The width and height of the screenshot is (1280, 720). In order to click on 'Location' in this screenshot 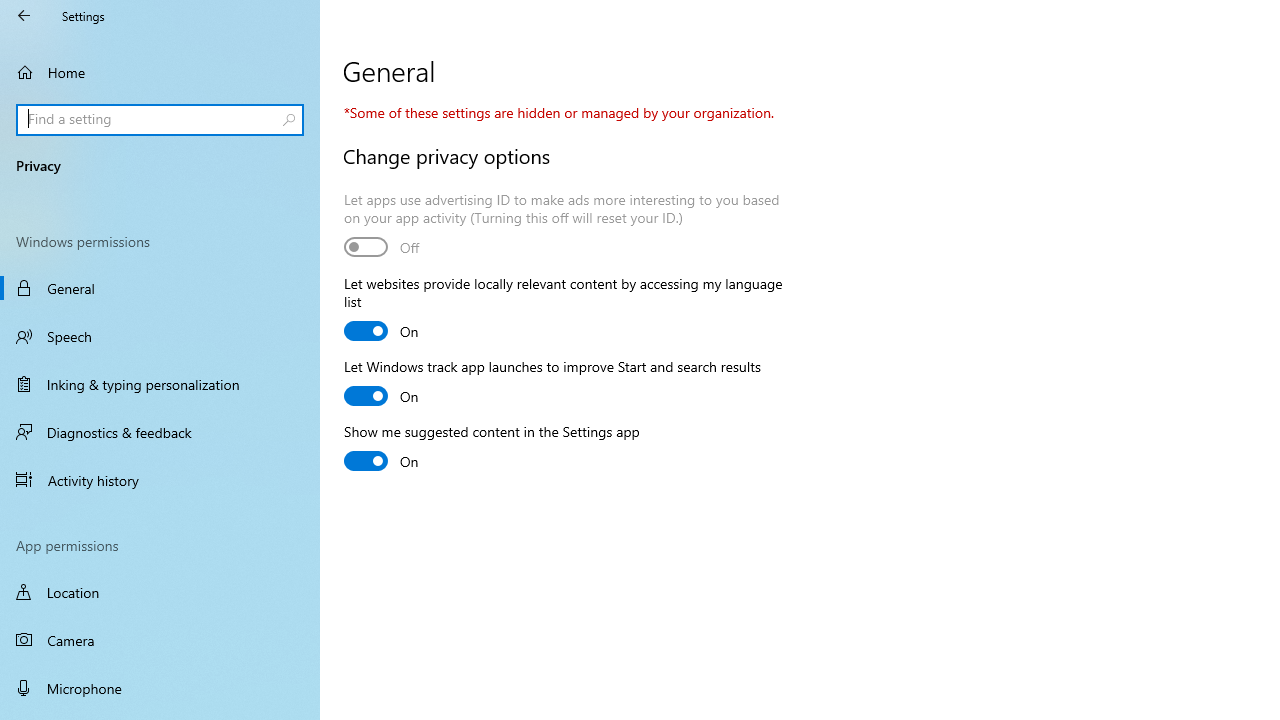, I will do `click(160, 591)`.